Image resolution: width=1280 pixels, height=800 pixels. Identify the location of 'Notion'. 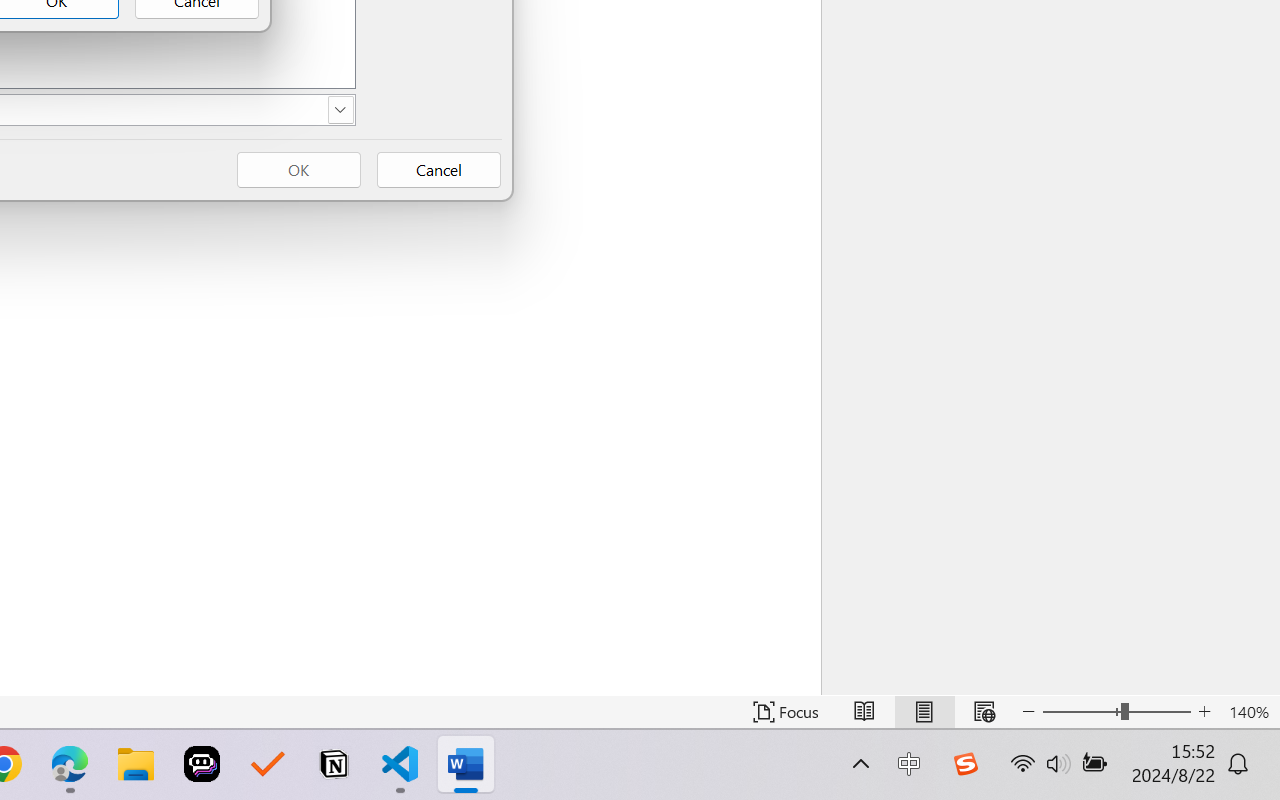
(334, 764).